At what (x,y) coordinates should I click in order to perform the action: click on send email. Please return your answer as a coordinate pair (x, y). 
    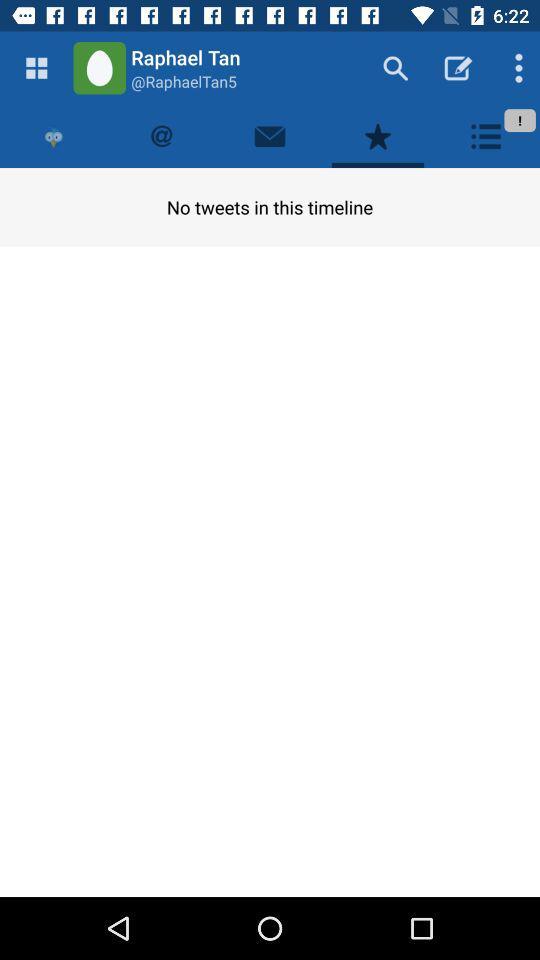
    Looking at the image, I should click on (270, 135).